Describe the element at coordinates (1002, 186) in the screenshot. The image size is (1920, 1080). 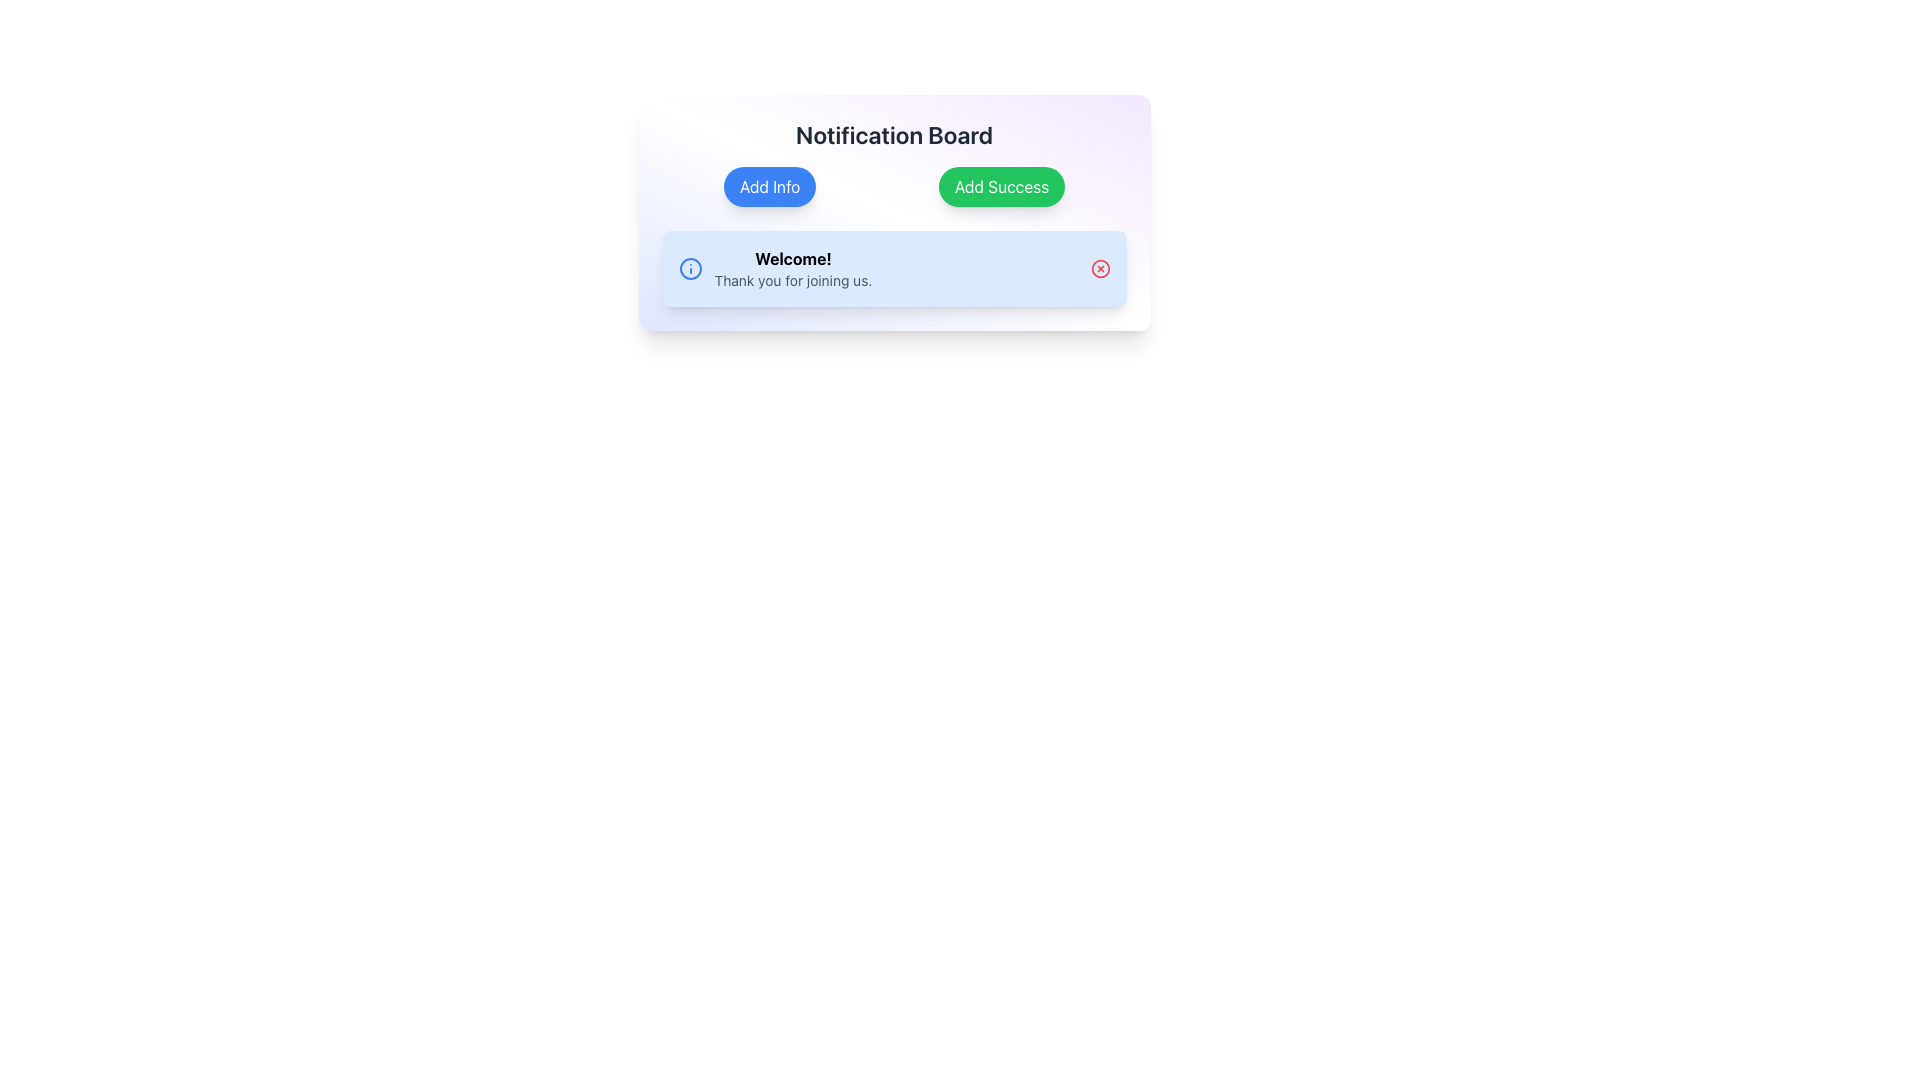
I see `the 'Add Success' button located to the right of the 'Add Info' button in the top-center of the interface` at that location.